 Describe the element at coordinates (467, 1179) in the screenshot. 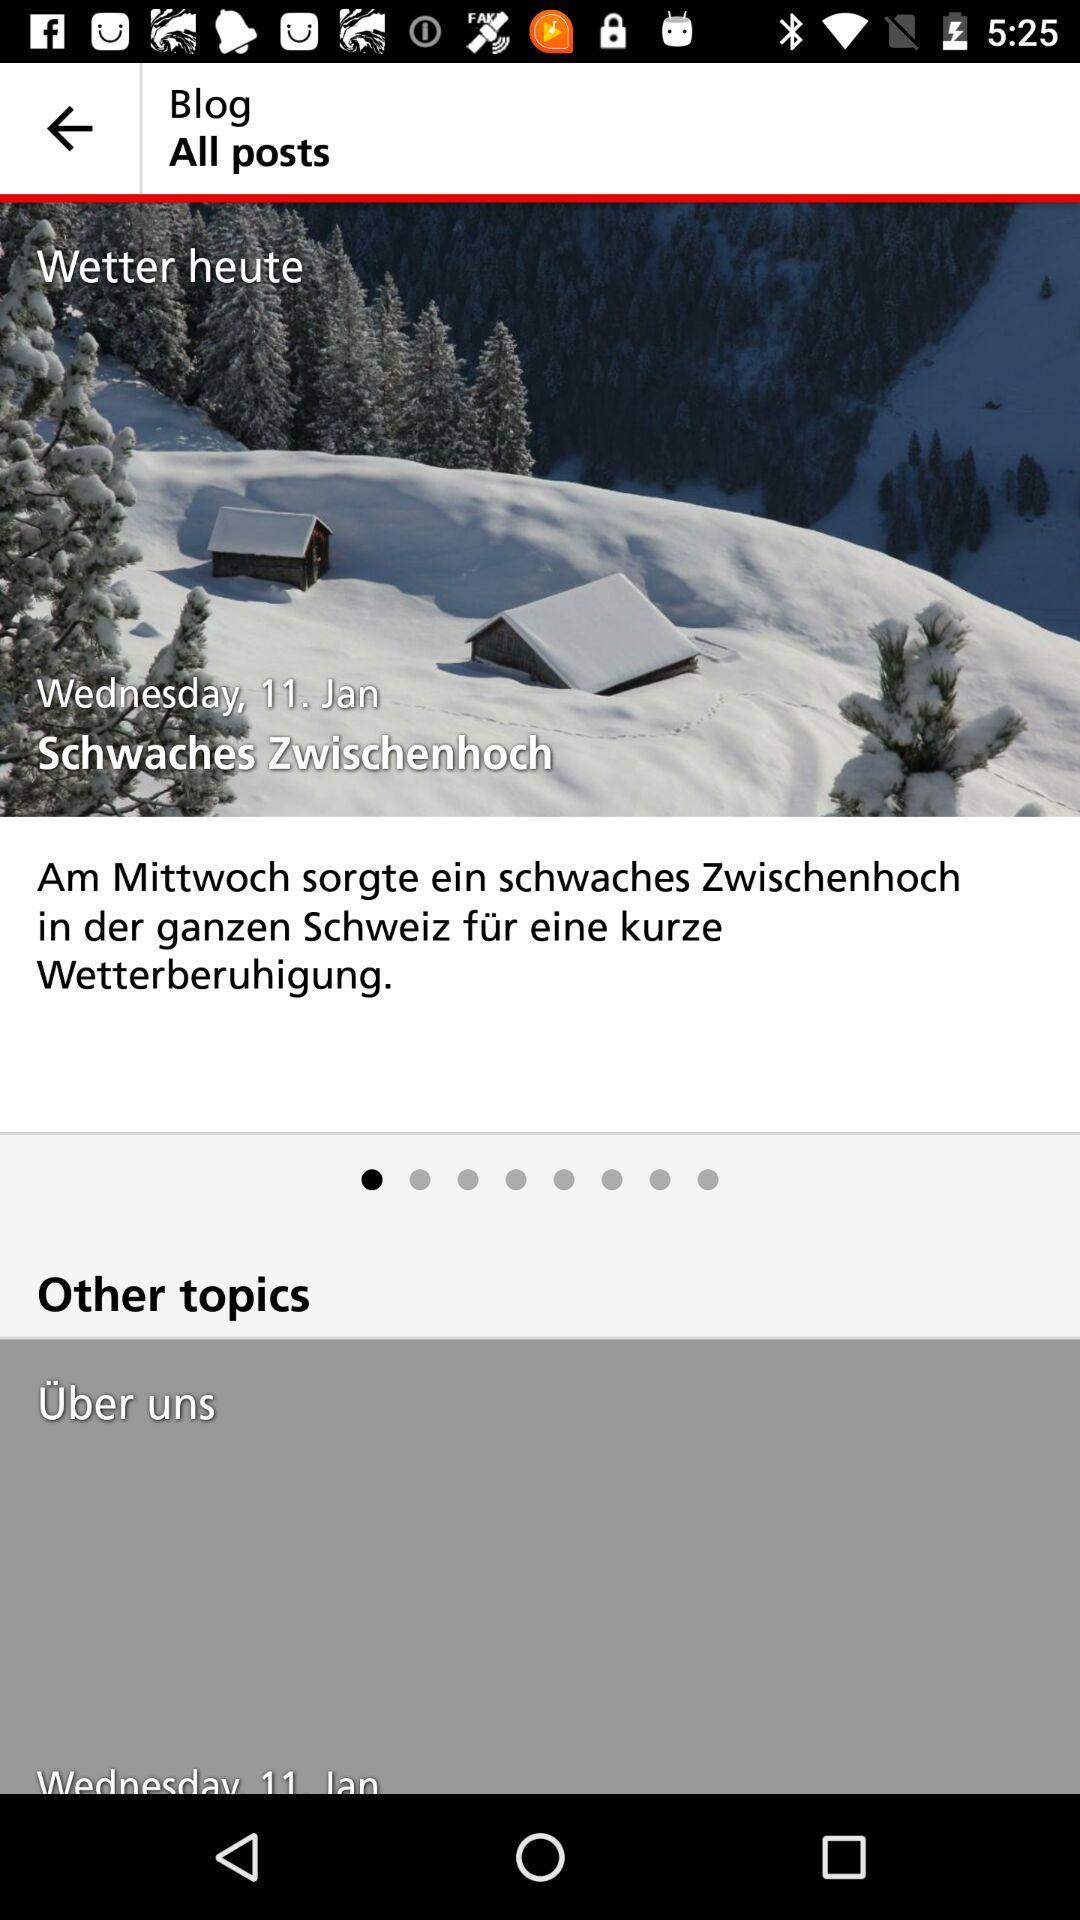

I see `icon above the other topics` at that location.